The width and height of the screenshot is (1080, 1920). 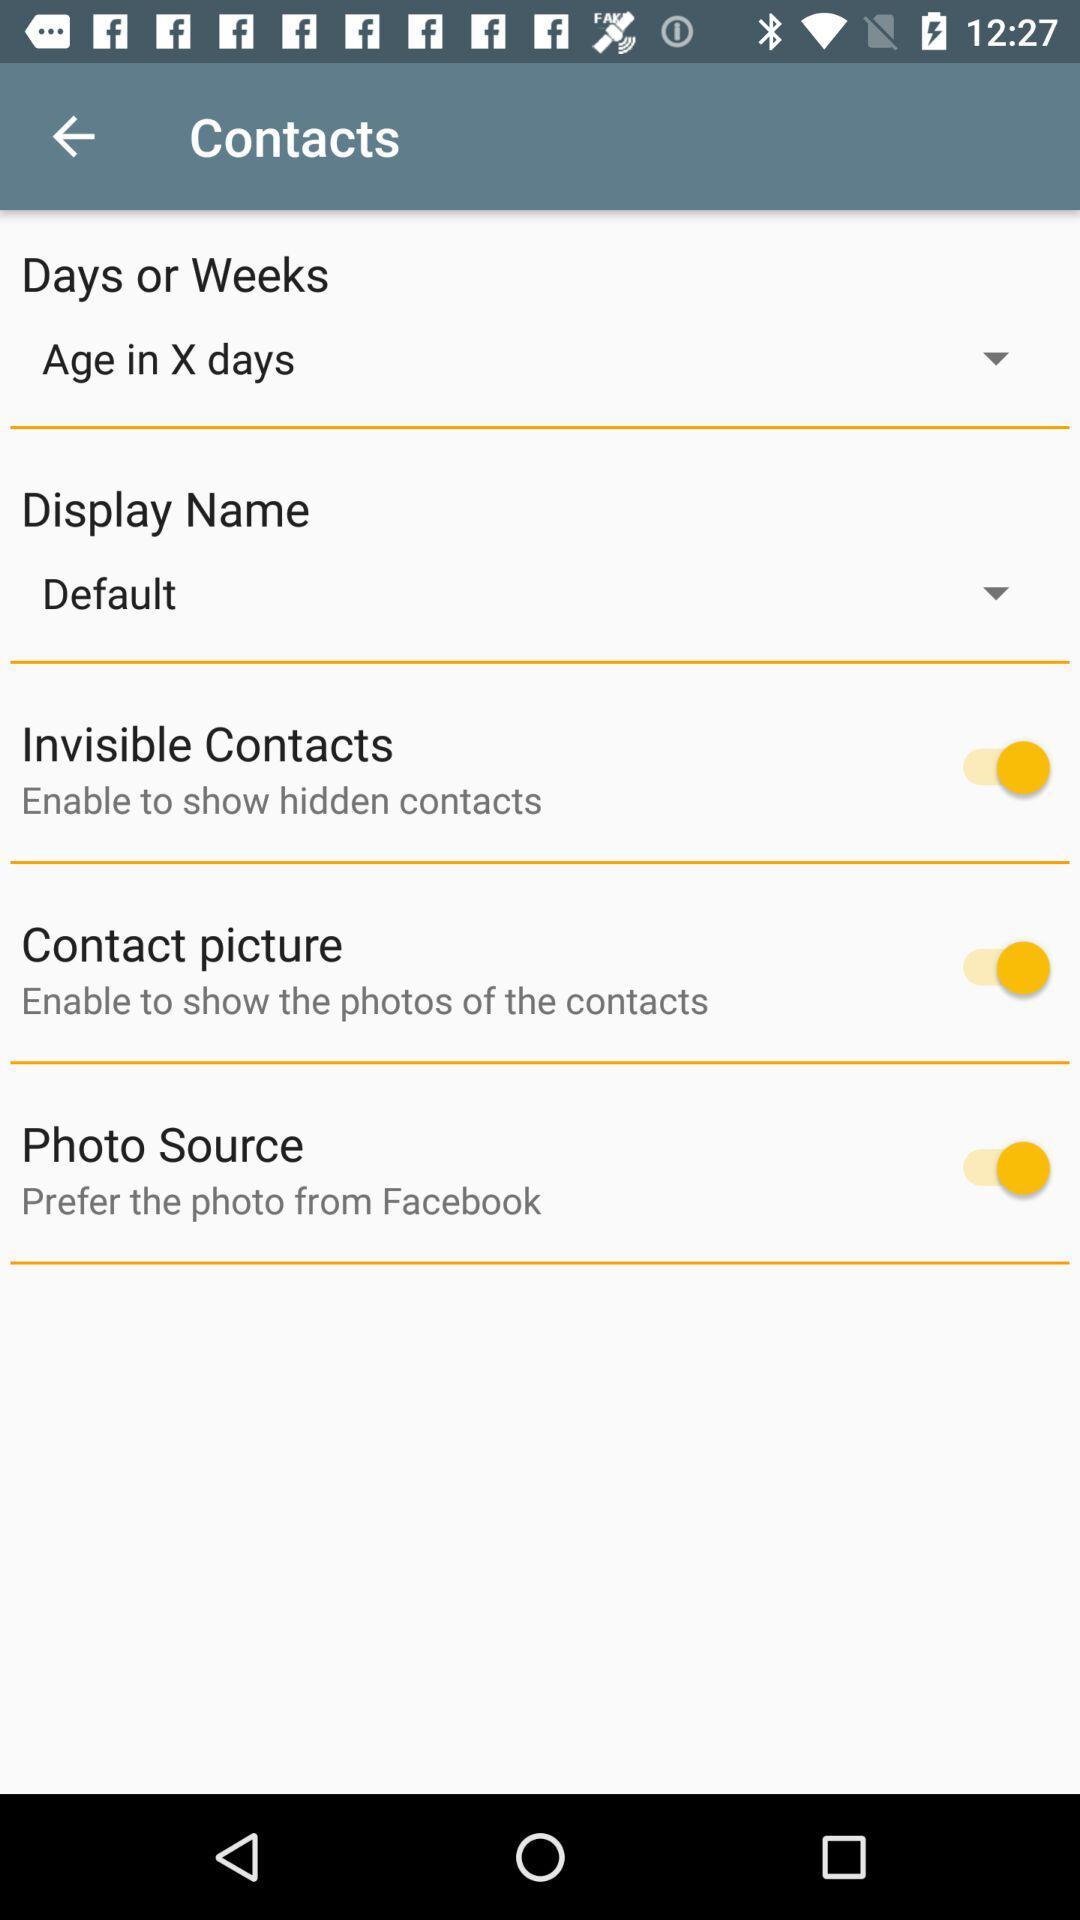 What do you see at coordinates (996, 766) in the screenshot?
I see `invisible contact option` at bounding box center [996, 766].